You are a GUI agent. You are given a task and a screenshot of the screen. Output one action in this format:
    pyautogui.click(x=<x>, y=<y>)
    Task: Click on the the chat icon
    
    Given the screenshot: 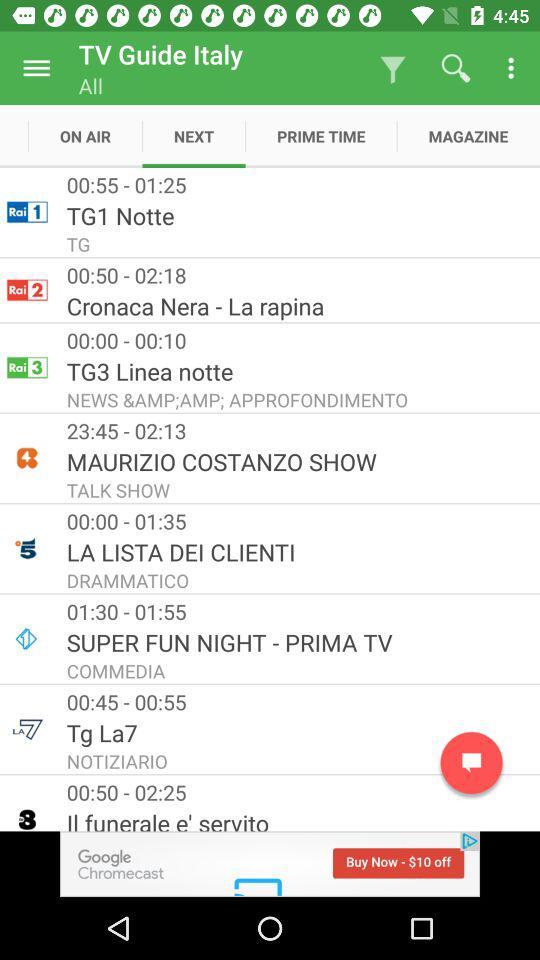 What is the action you would take?
    pyautogui.click(x=471, y=762)
    